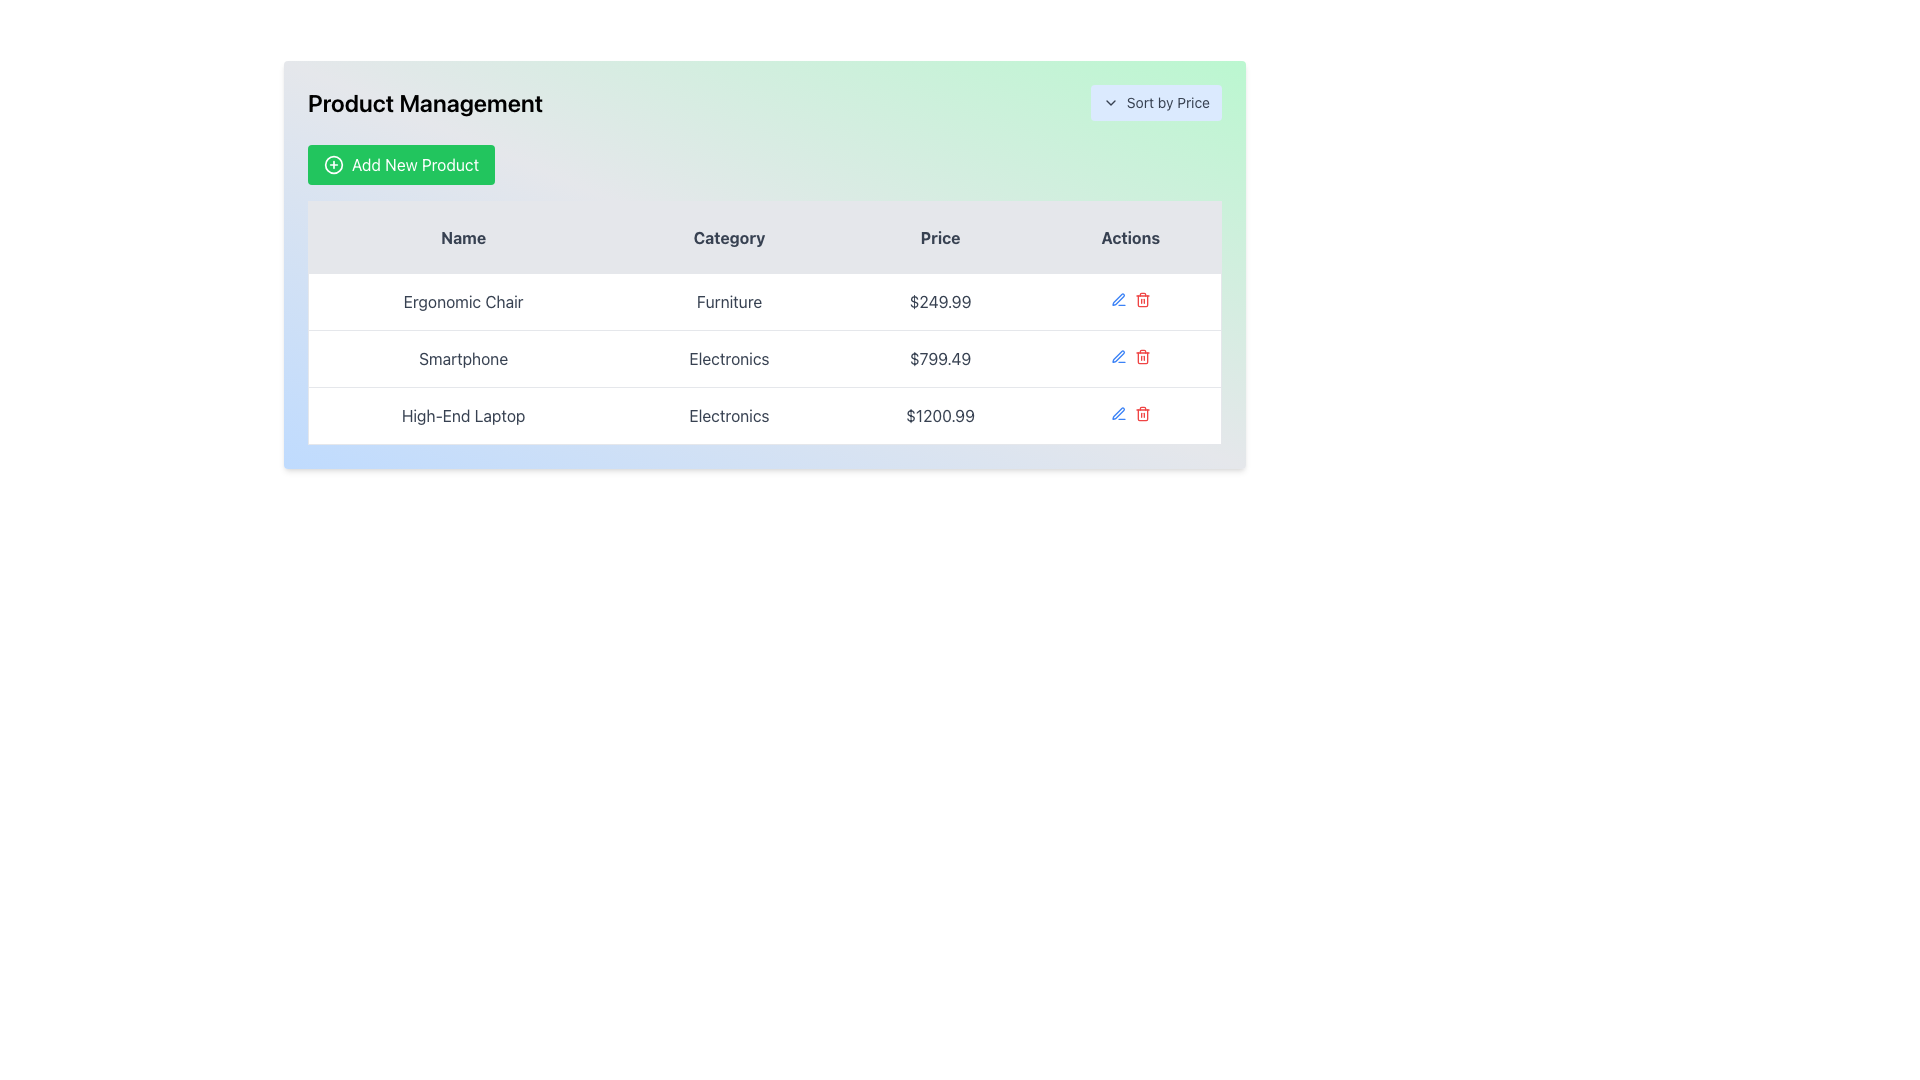  I want to click on the 'Category' text label, which is the second column header in the table view, aligned between 'Name' and 'Price', so click(728, 236).